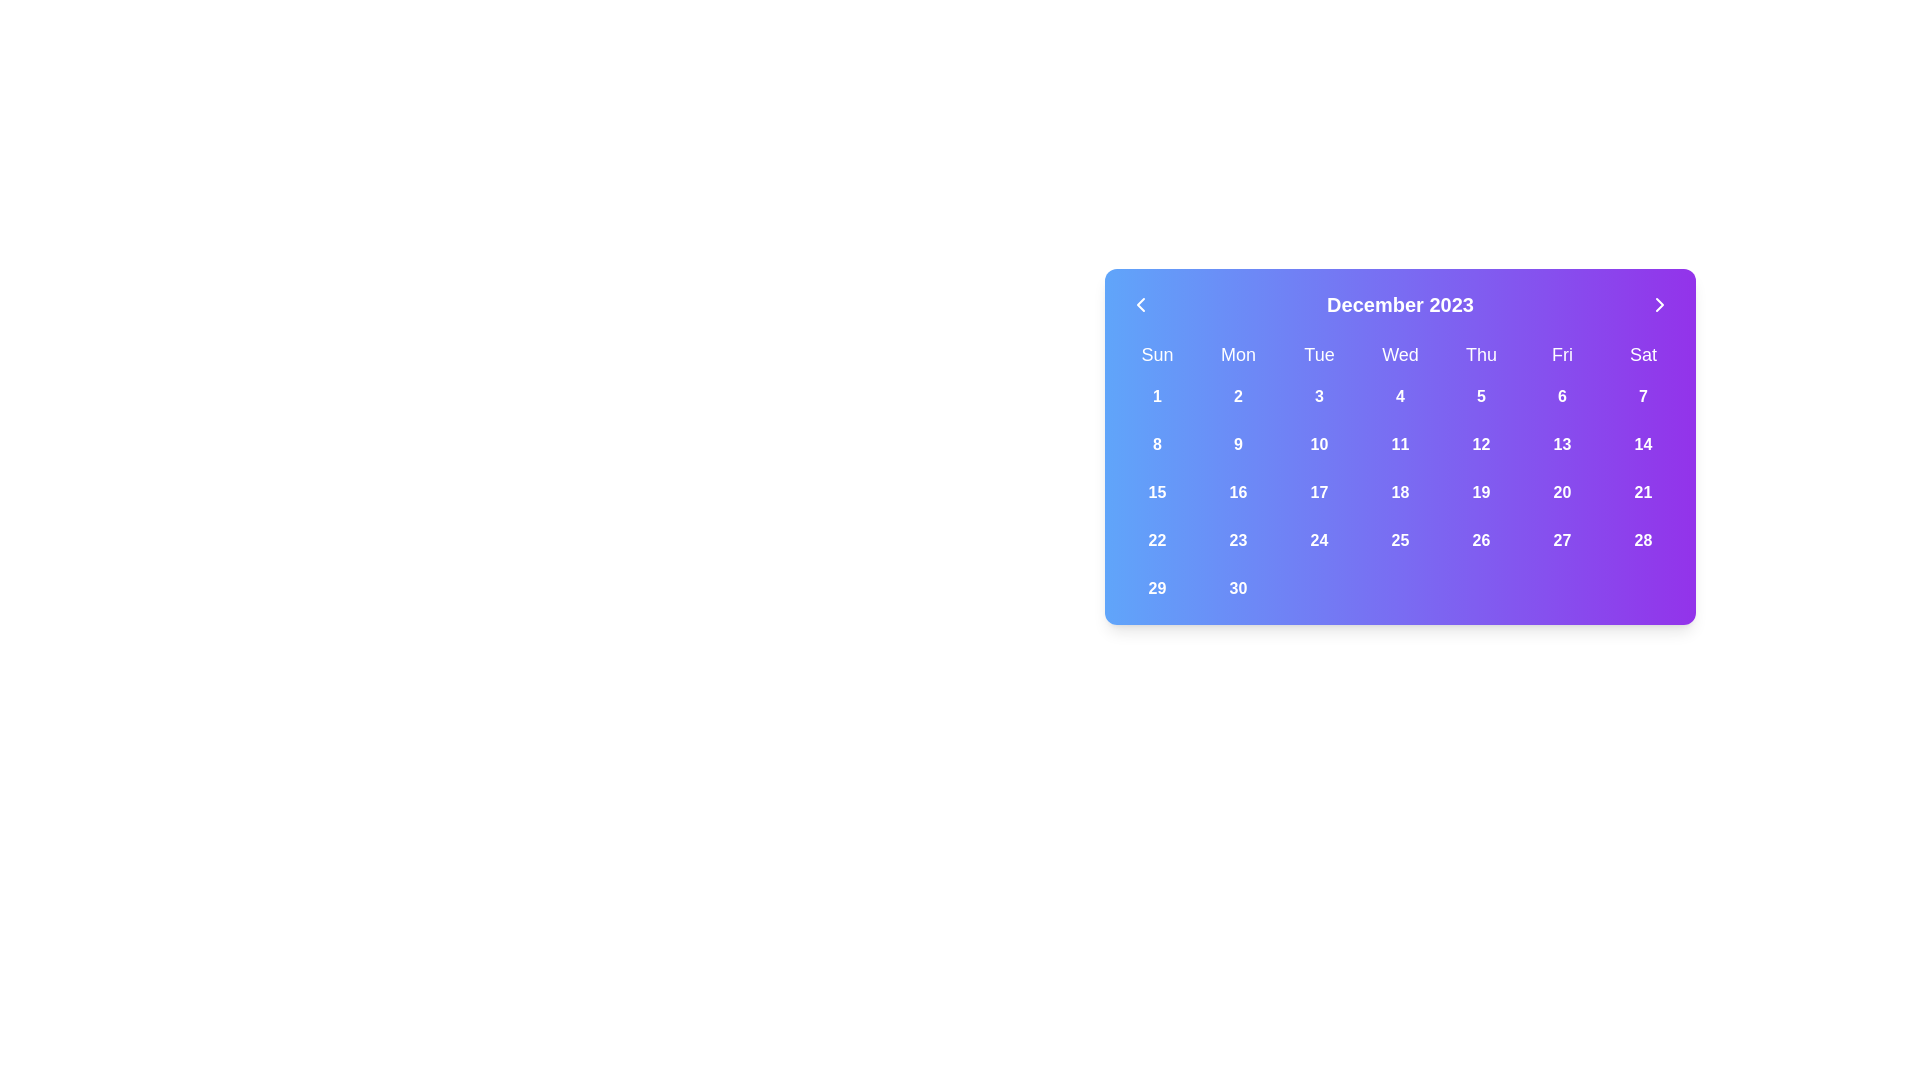 The image size is (1920, 1080). I want to click on the sixth button in the first row of the grid layout, which has a purple background and a centered white number '6', to observe the hover effect, so click(1561, 397).